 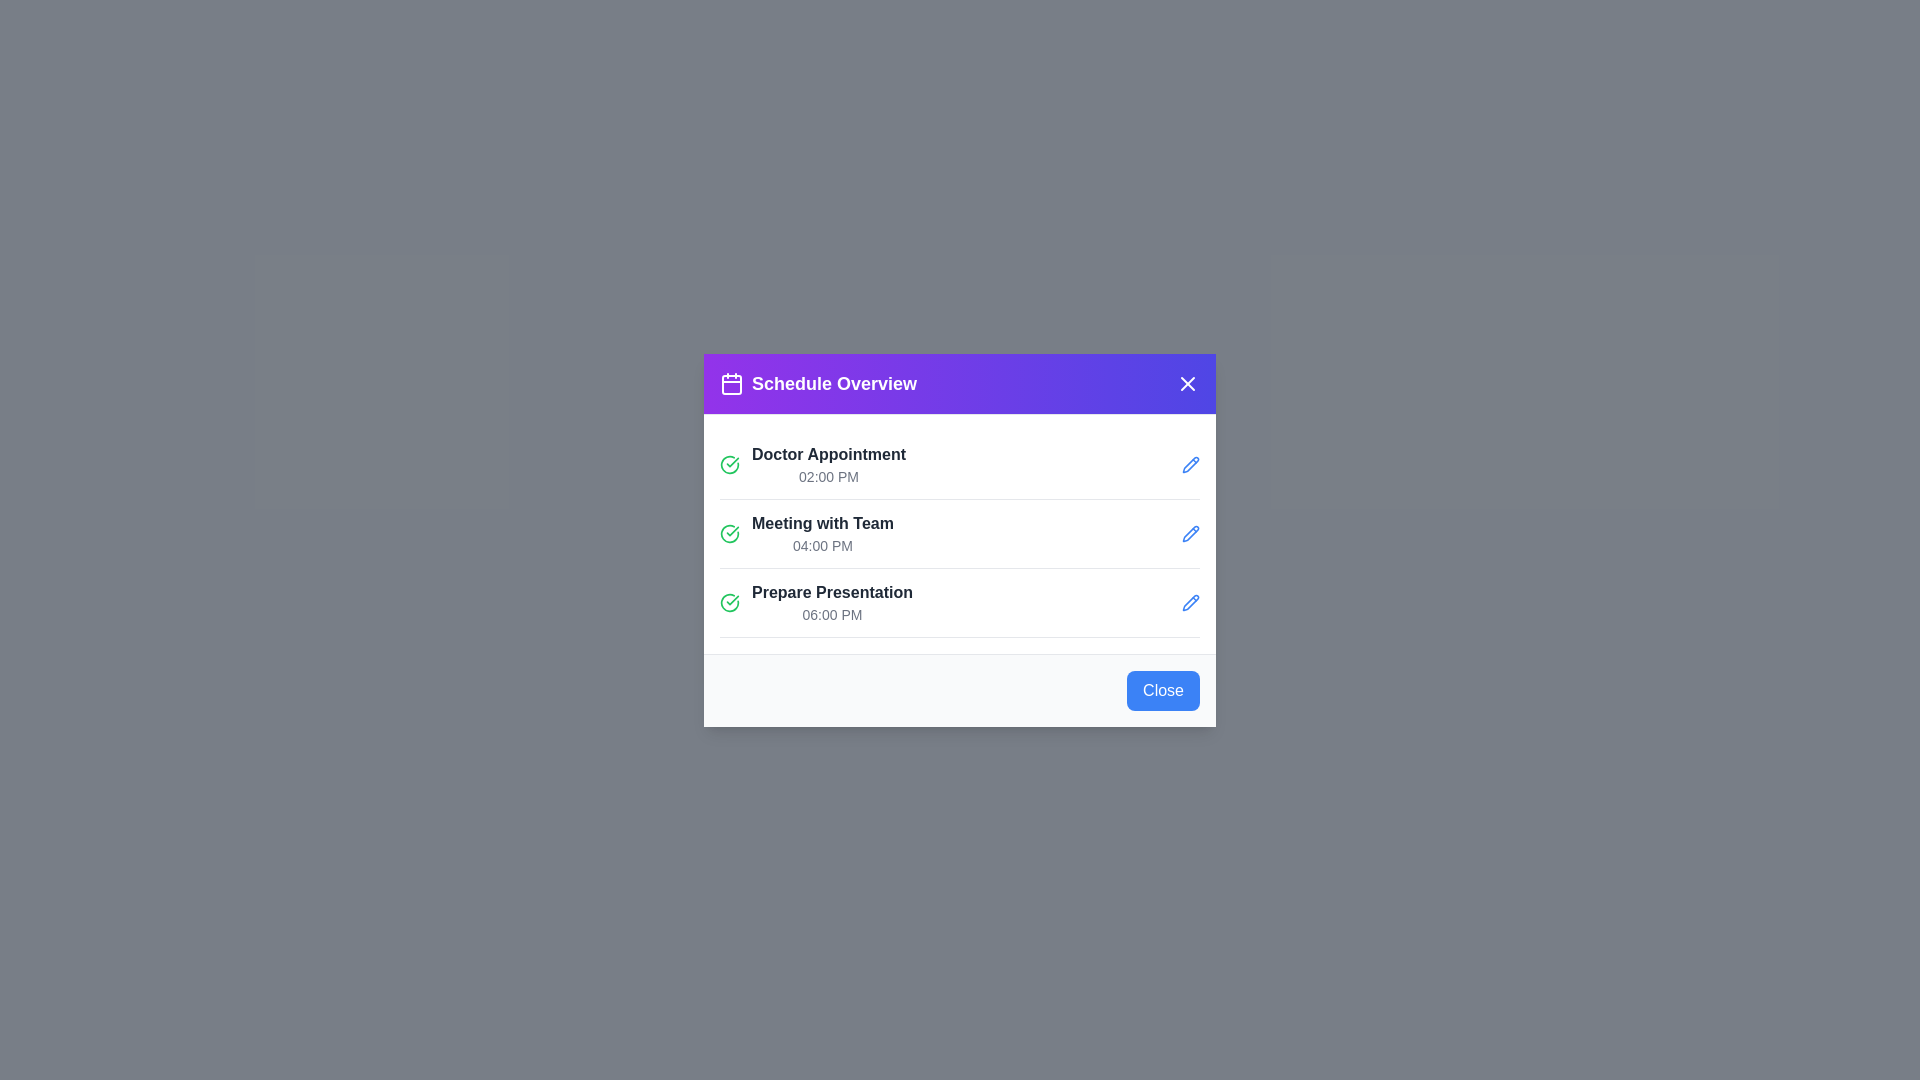 I want to click on the pencil icon button located on the far-right side of the 'Prepare Presentation' row at '06:00 PM' for keyboard navigation, so click(x=1190, y=601).